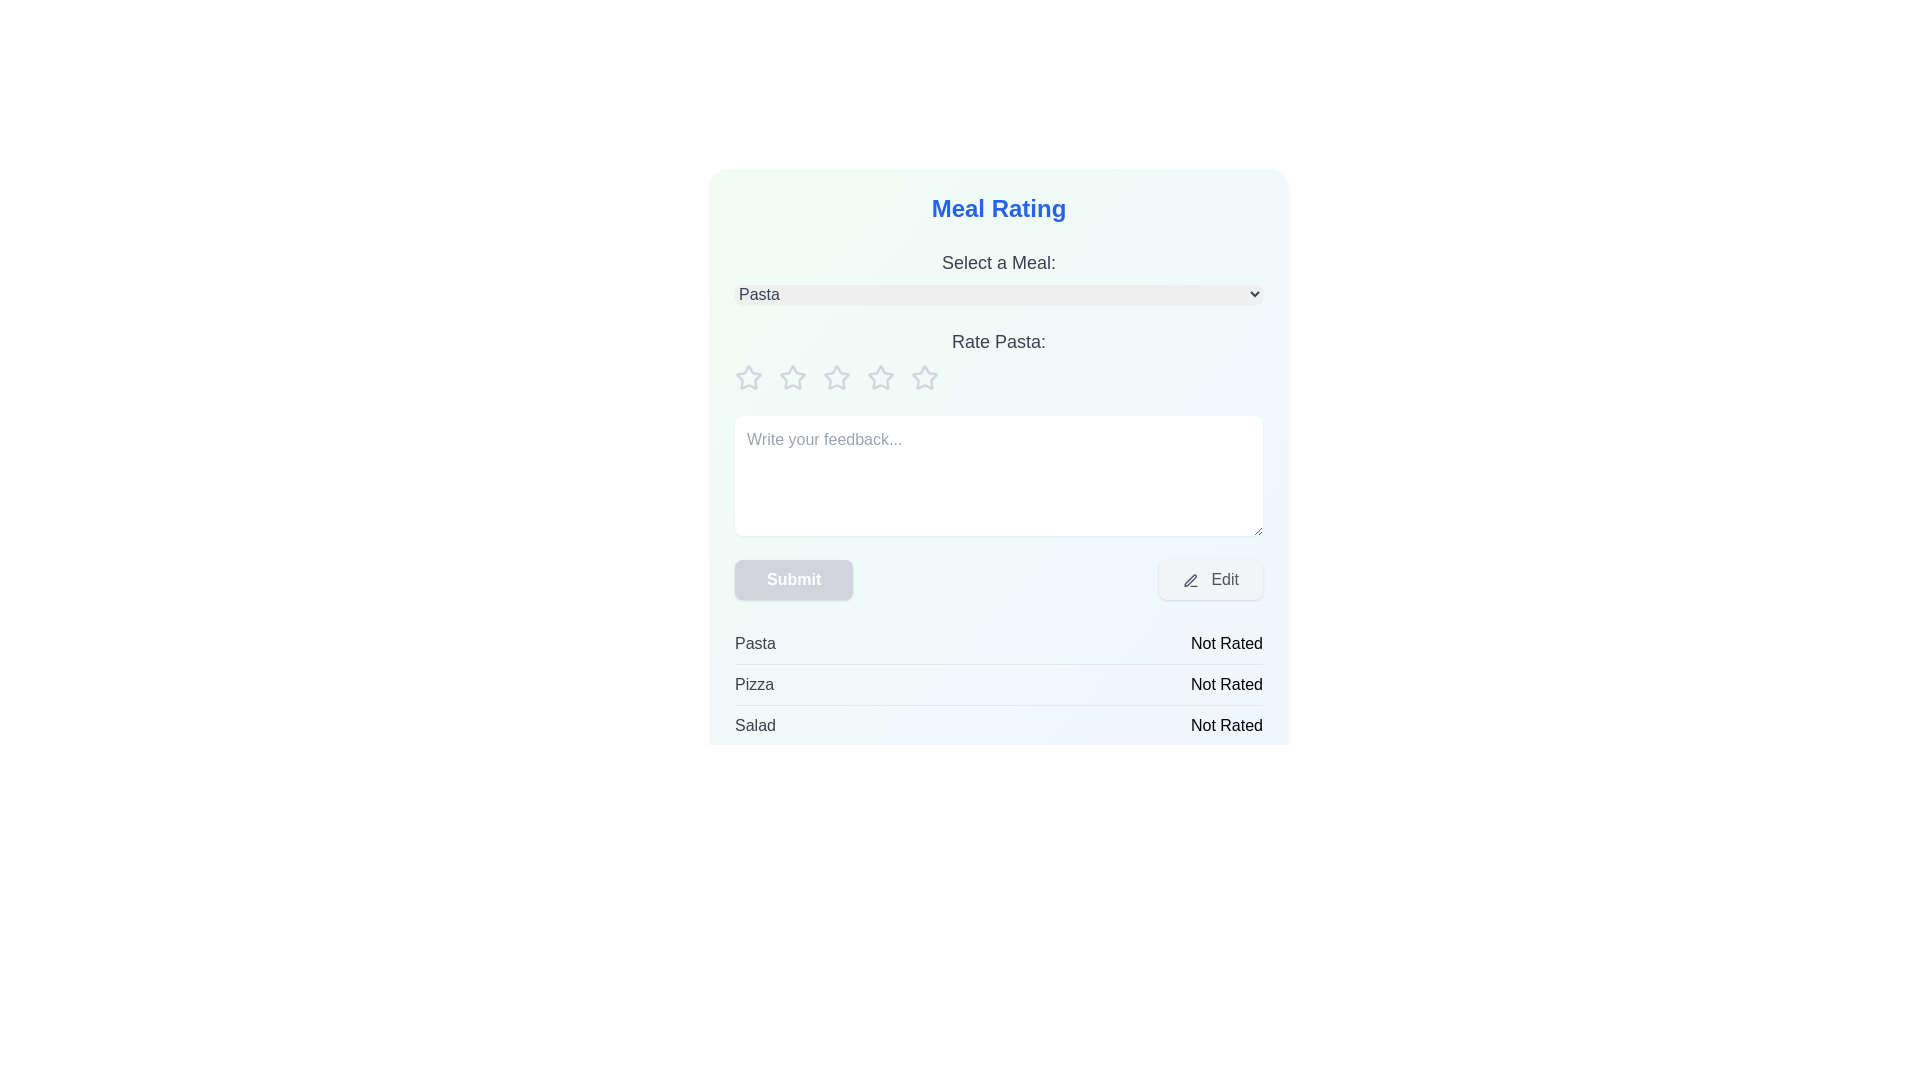 The height and width of the screenshot is (1080, 1920). What do you see at coordinates (1226, 725) in the screenshot?
I see `the static text label indicating the current rating status for the 'Salad' item, which shows that it has not been rated yet` at bounding box center [1226, 725].